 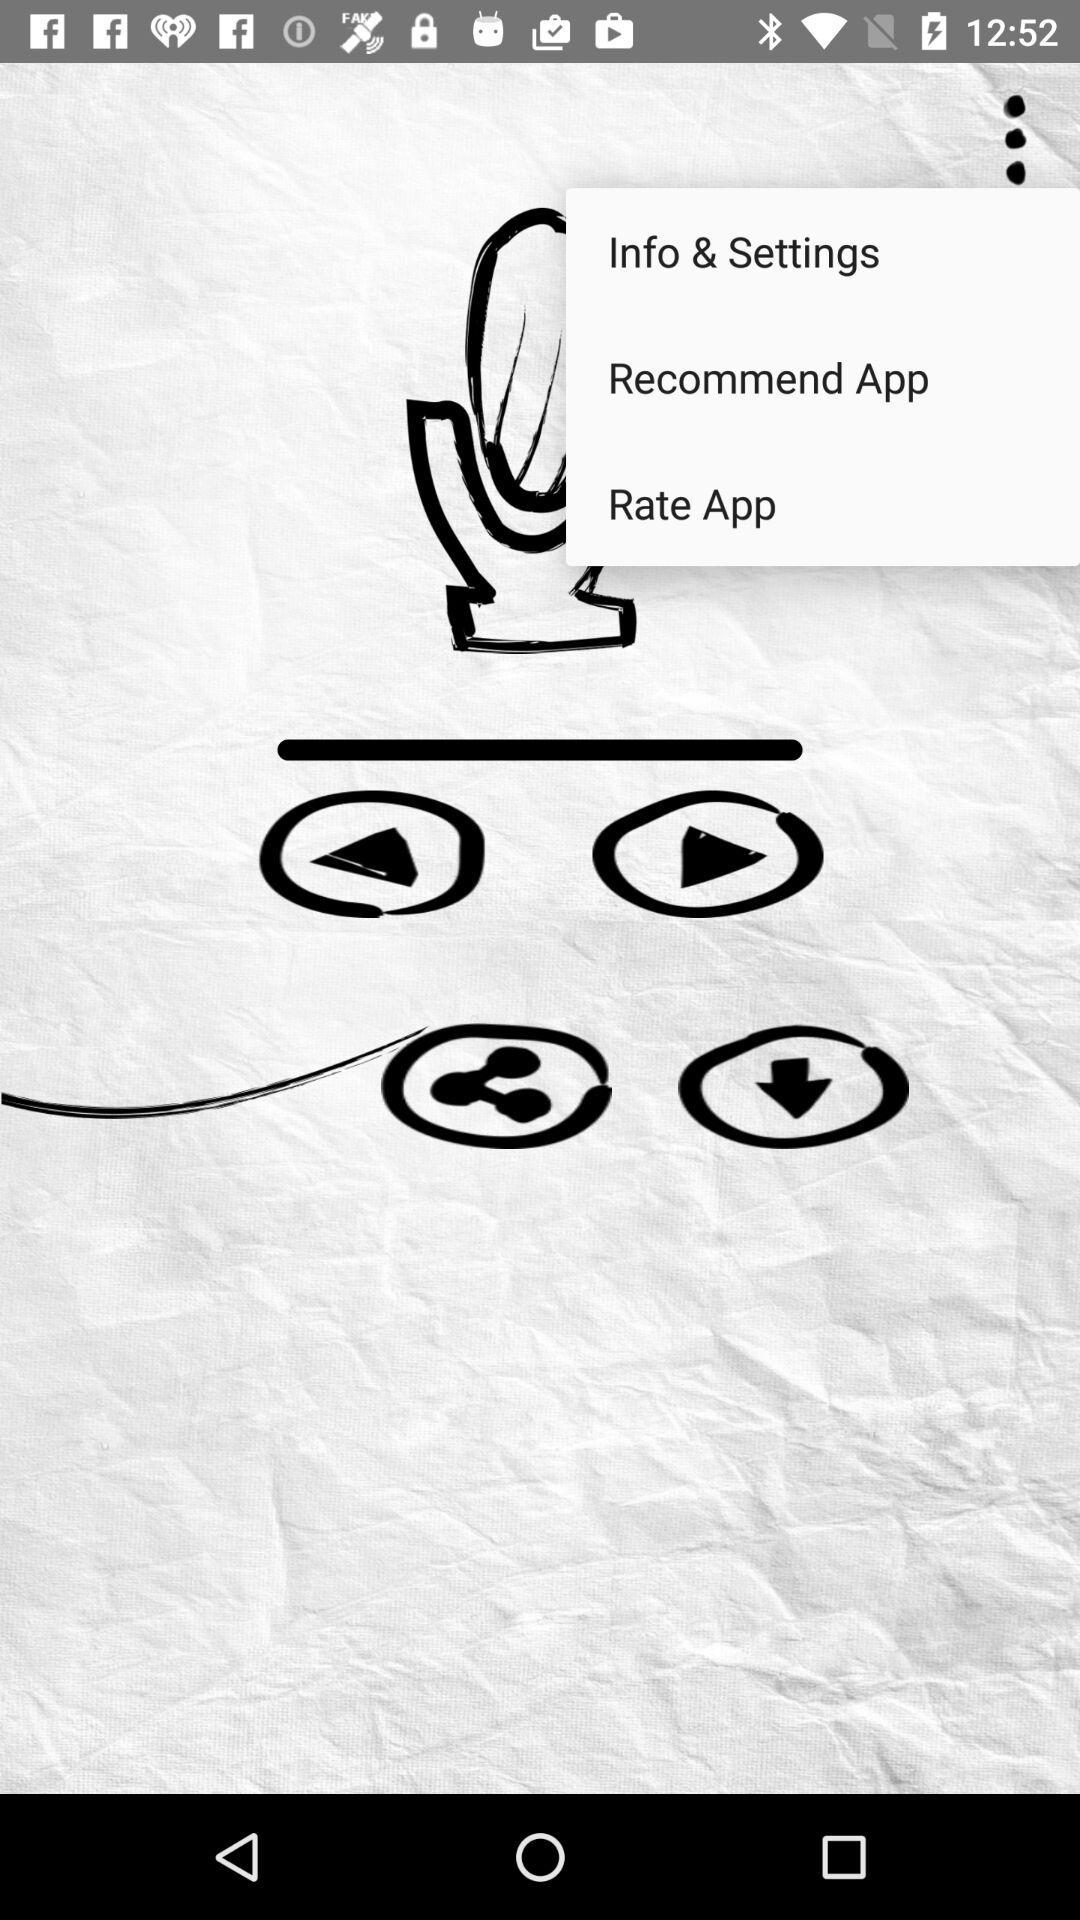 I want to click on go back, so click(x=371, y=854).